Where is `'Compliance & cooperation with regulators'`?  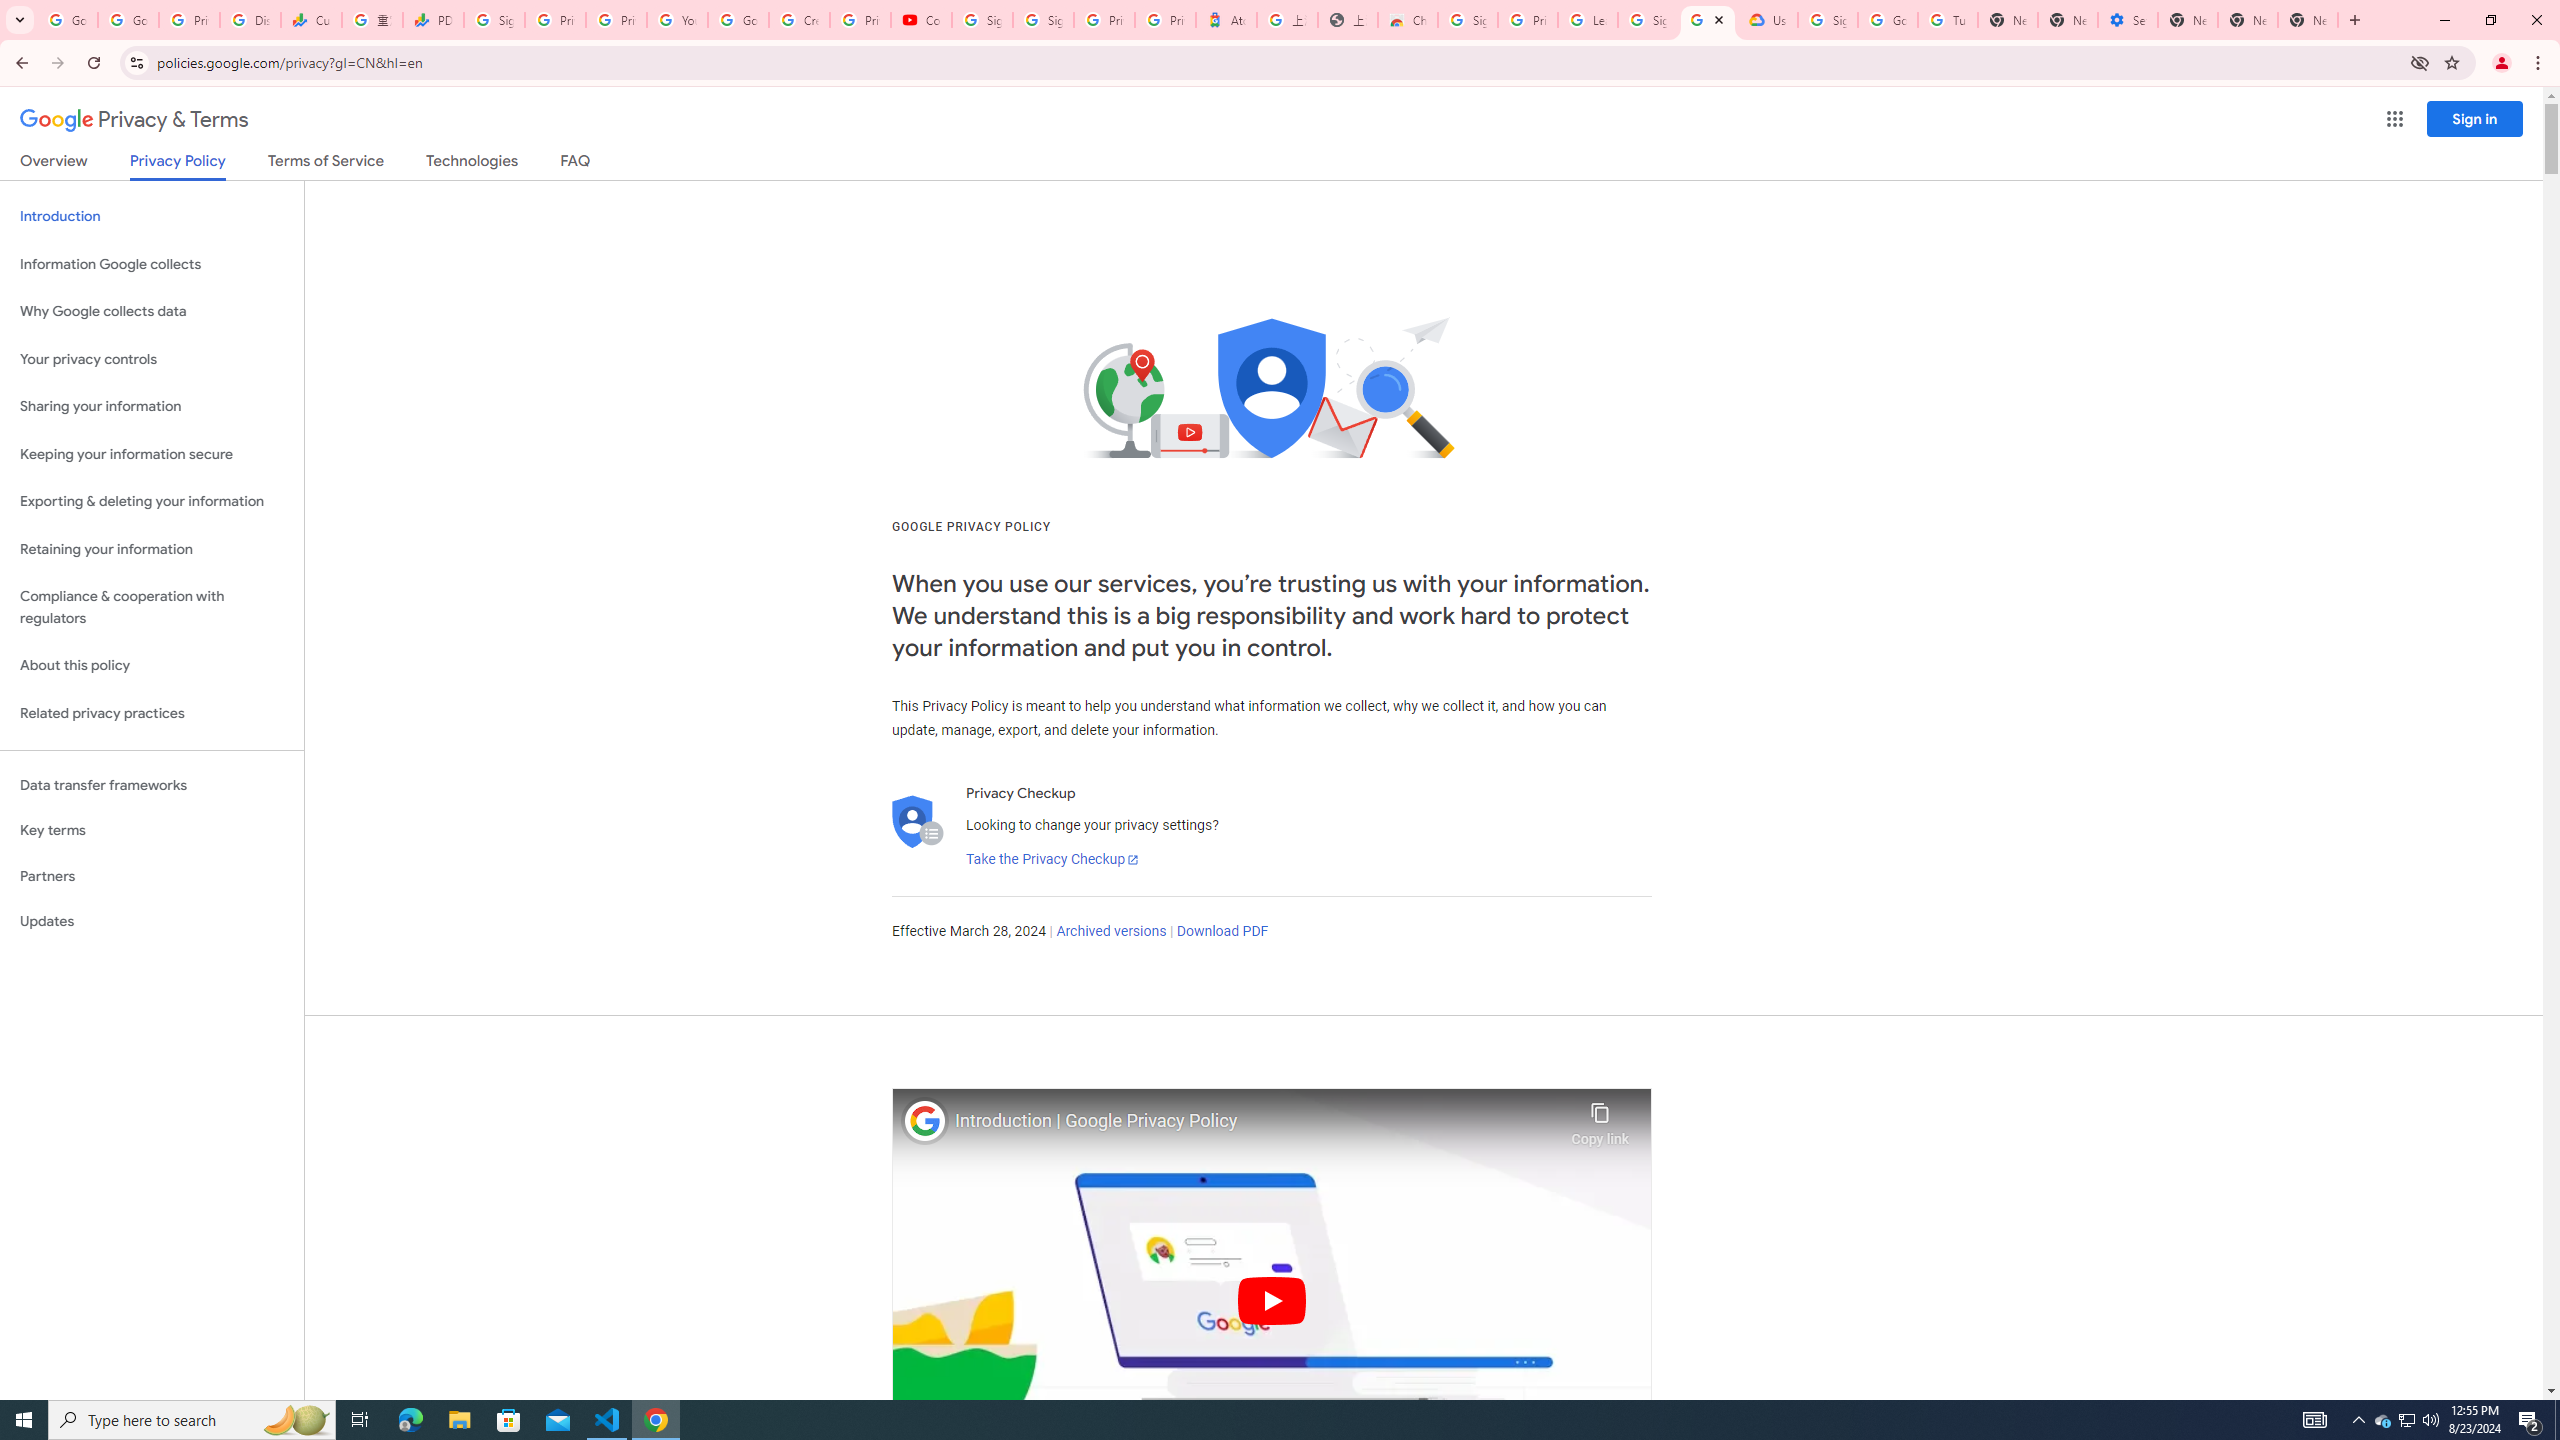 'Compliance & cooperation with regulators' is located at coordinates (151, 608).